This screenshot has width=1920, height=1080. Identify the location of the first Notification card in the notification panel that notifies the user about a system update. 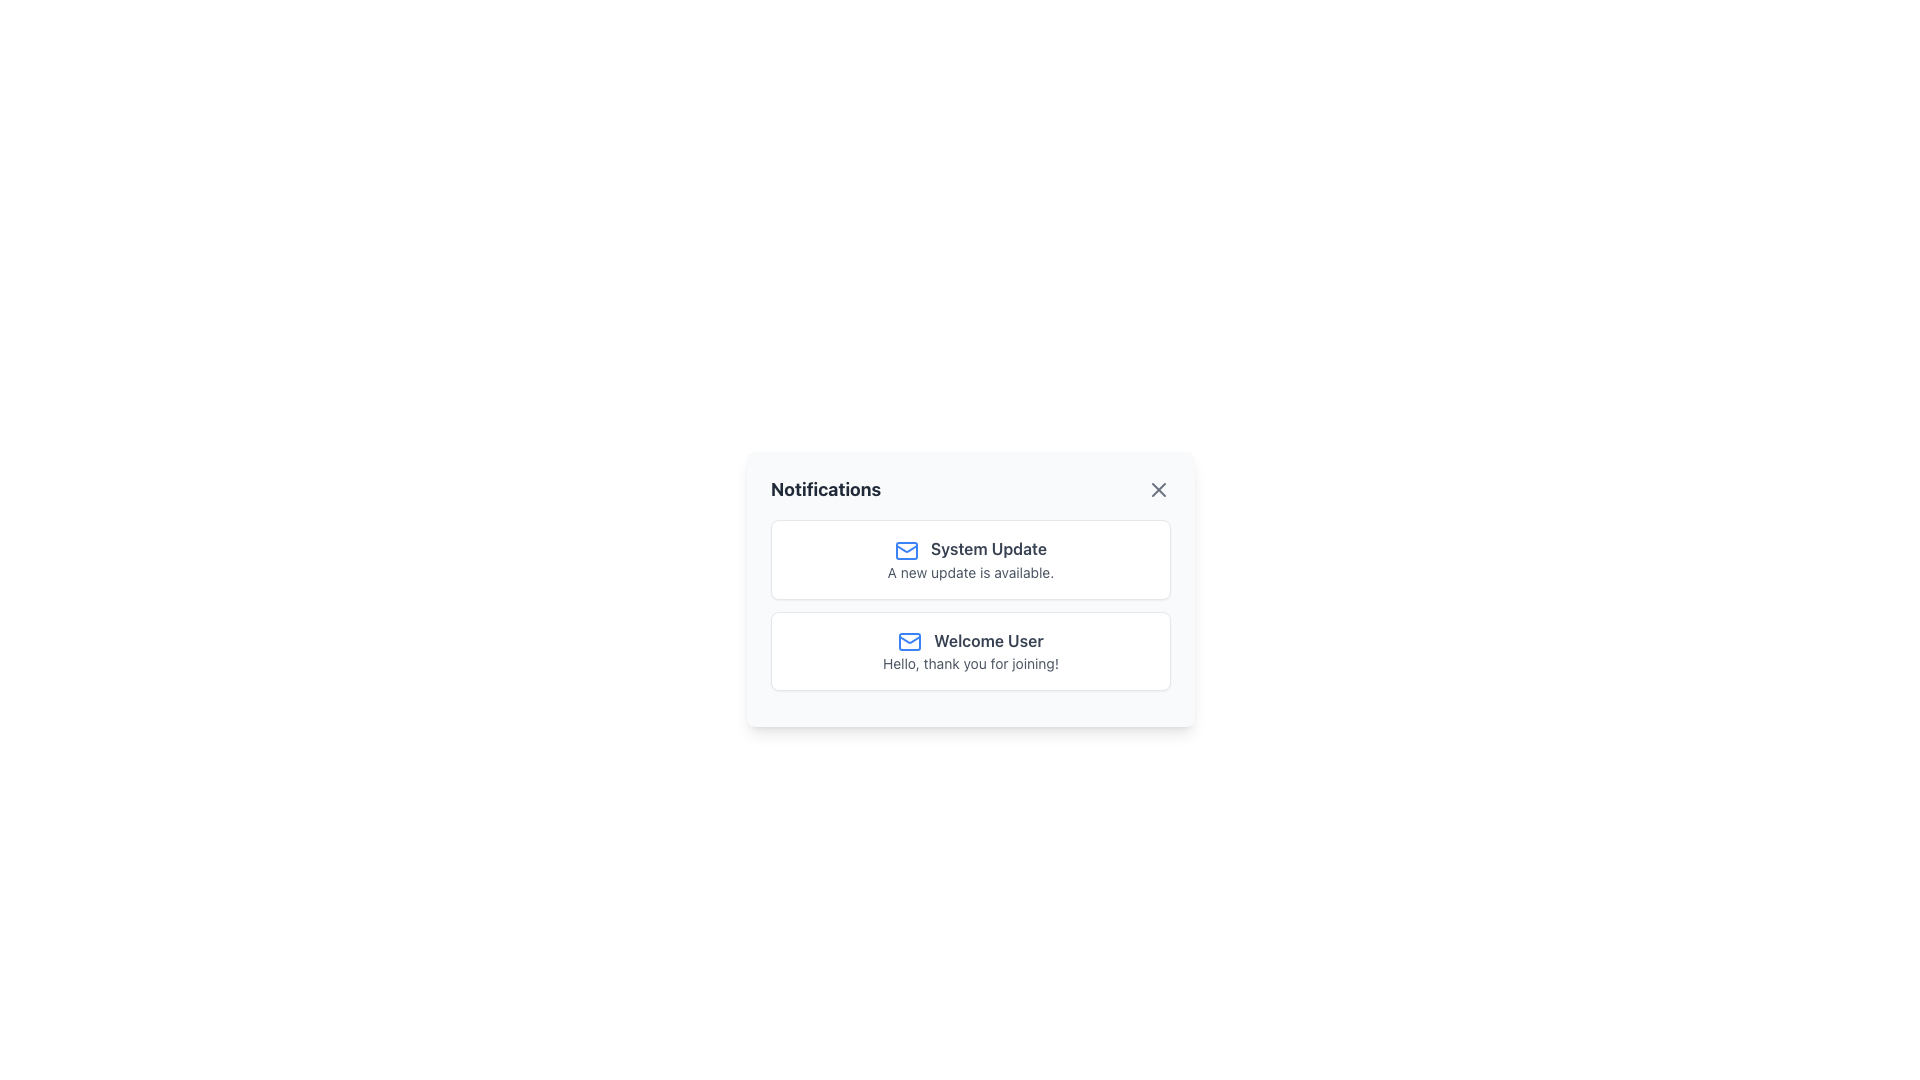
(970, 559).